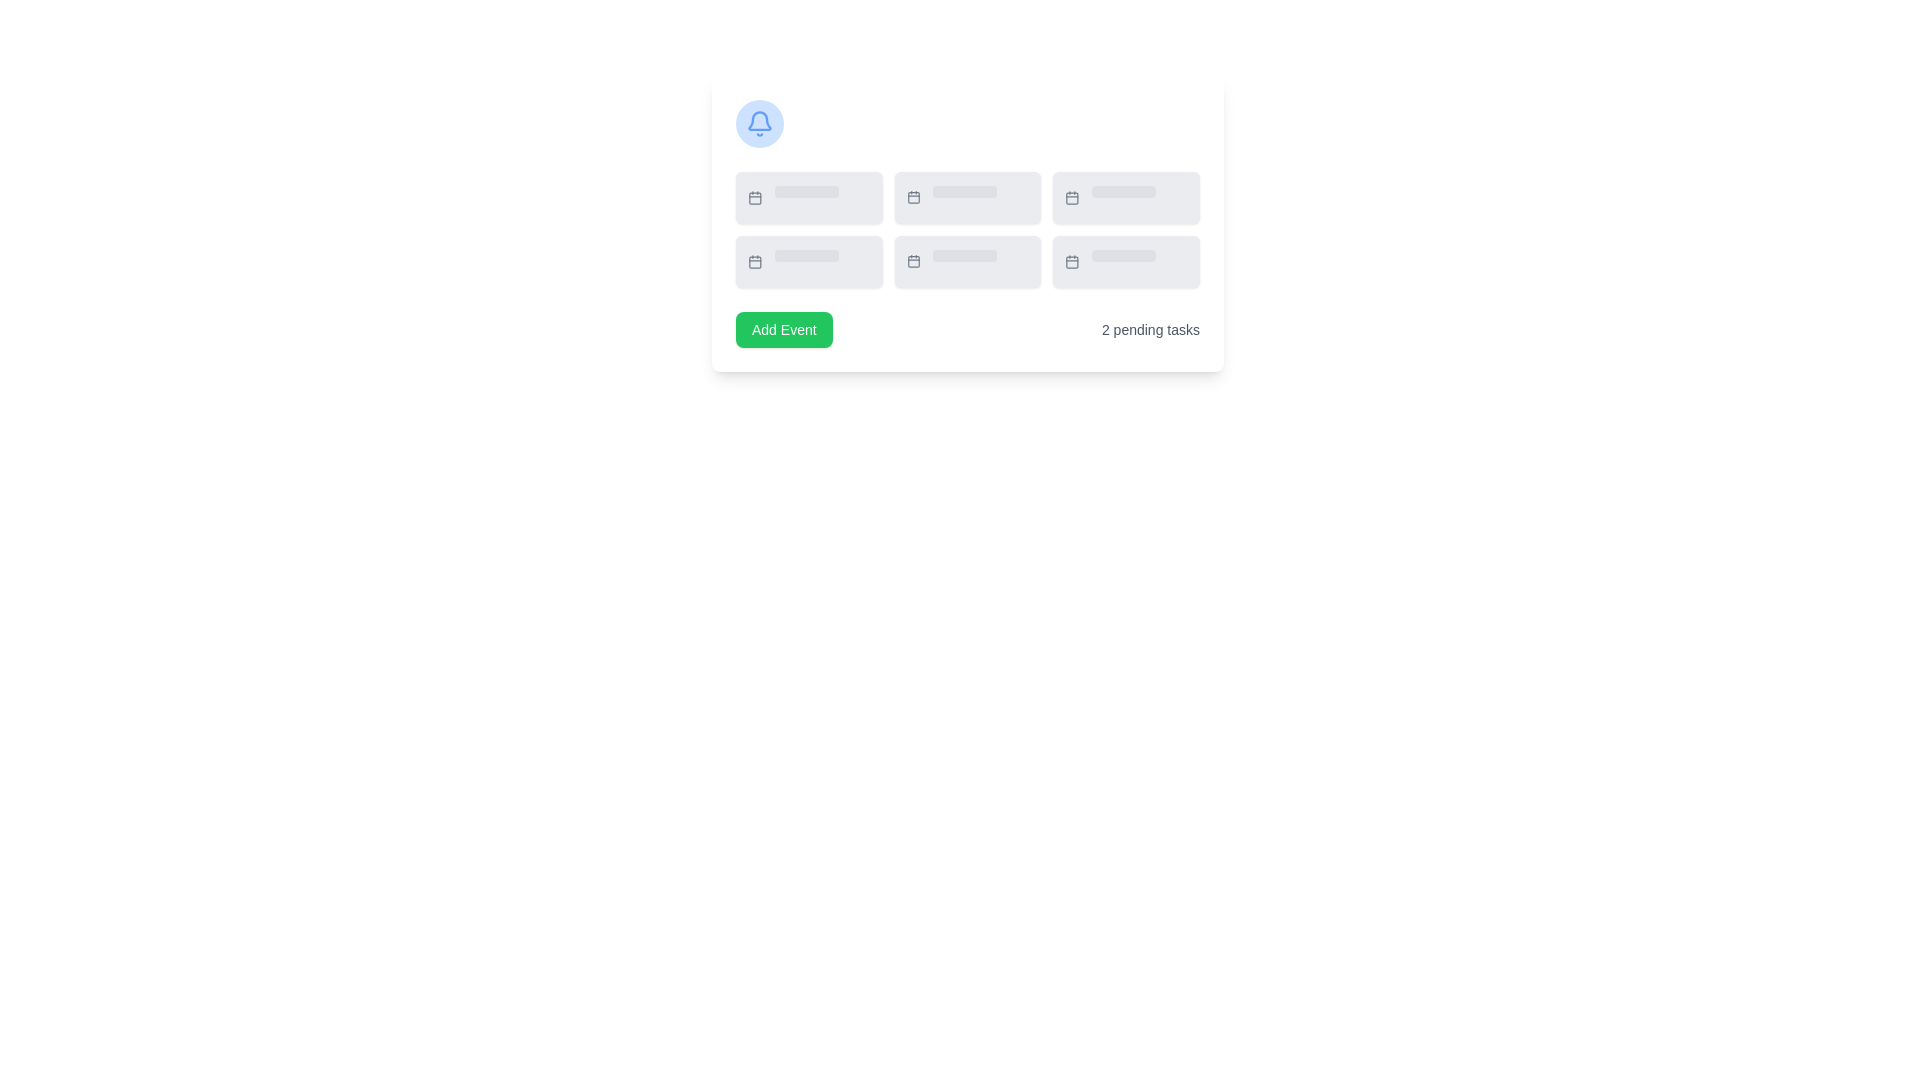 Image resolution: width=1920 pixels, height=1080 pixels. Describe the element at coordinates (1126, 197) in the screenshot. I see `the sixth placeholder component in the grid, located in the top-right corner, indicating a loading or empty state` at that location.